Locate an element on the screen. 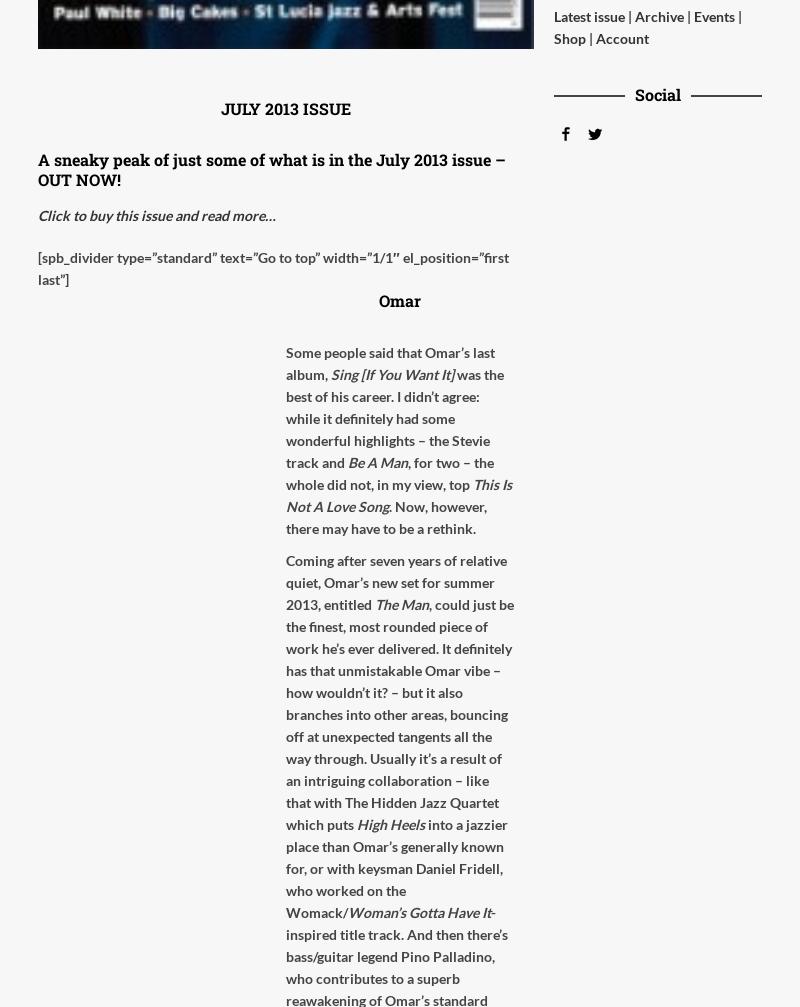  'Coming after seven years of relative quiet, Omar’s new set for summer 2013, entitled' is located at coordinates (395, 581).